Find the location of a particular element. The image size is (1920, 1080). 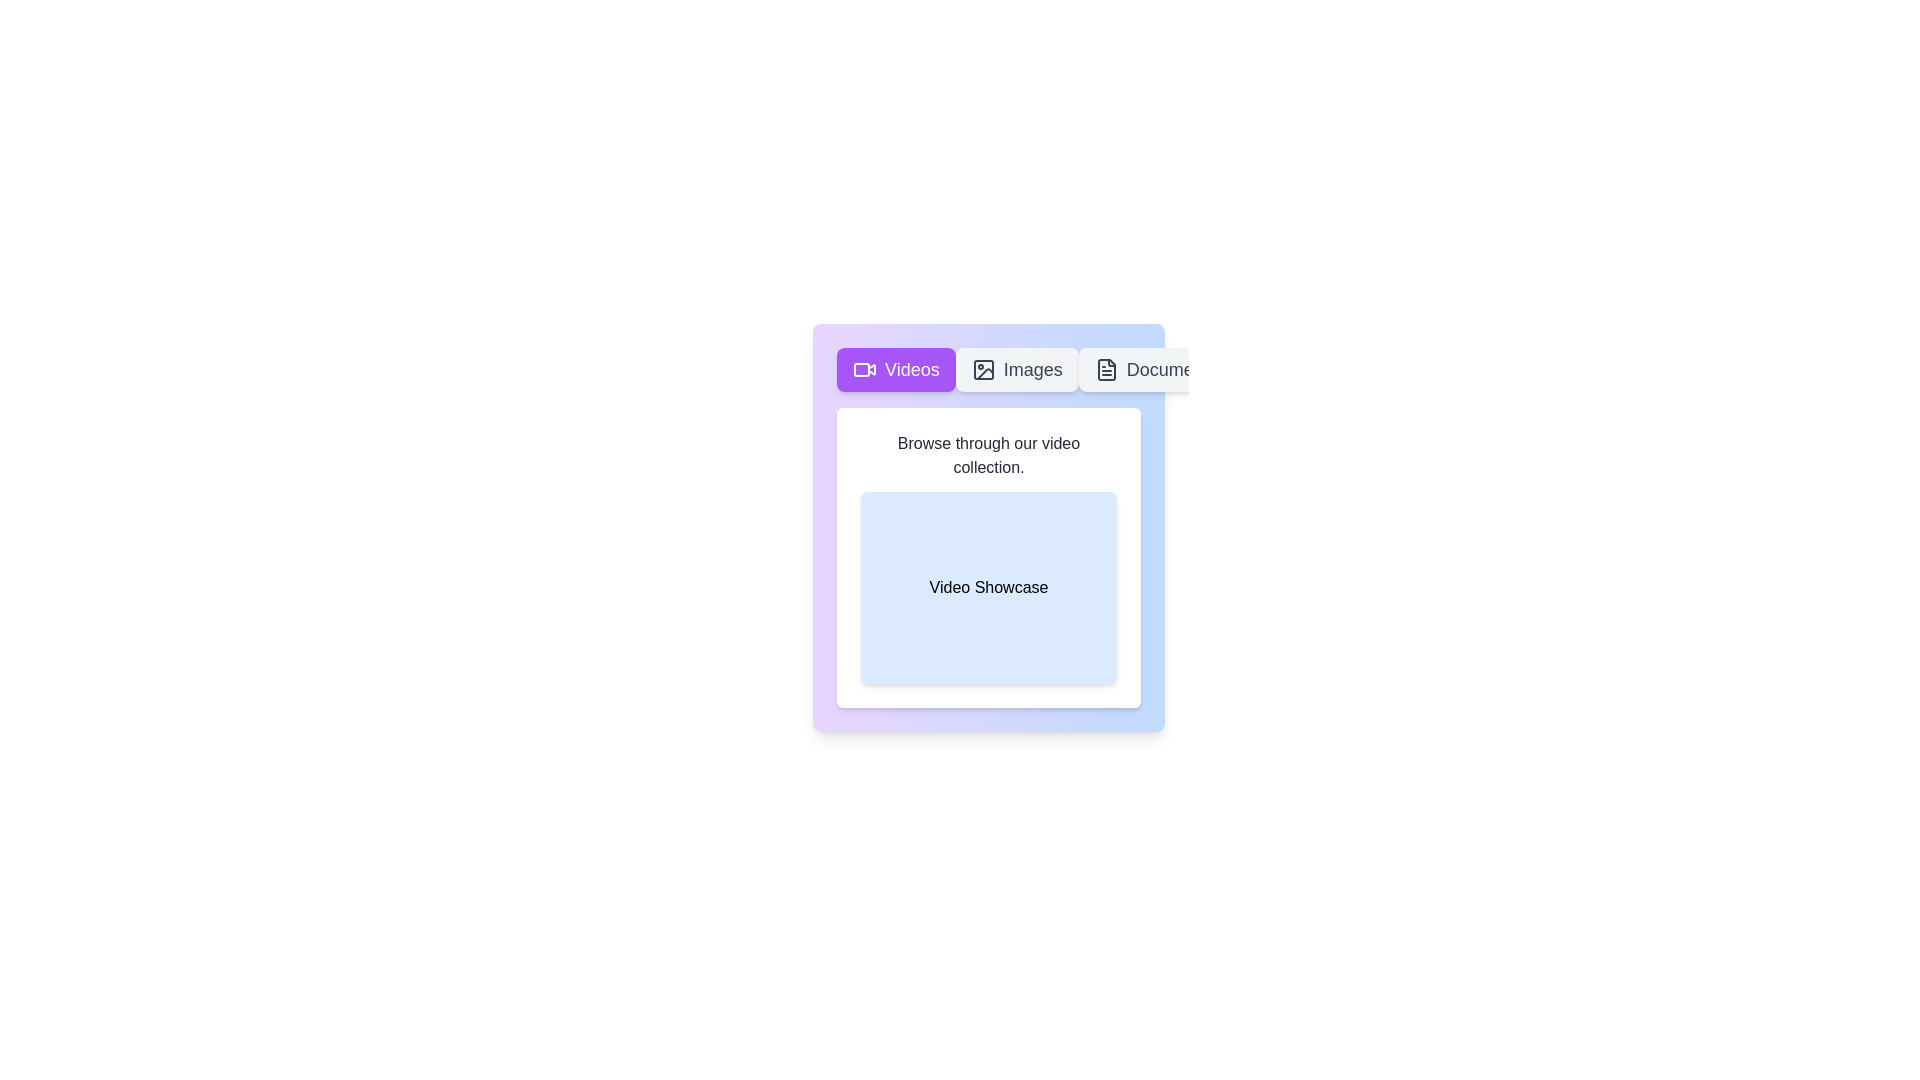

the static text label in the leftmost button of the horizontal navigation bar that identifies a video-related navigation option is located at coordinates (911, 370).